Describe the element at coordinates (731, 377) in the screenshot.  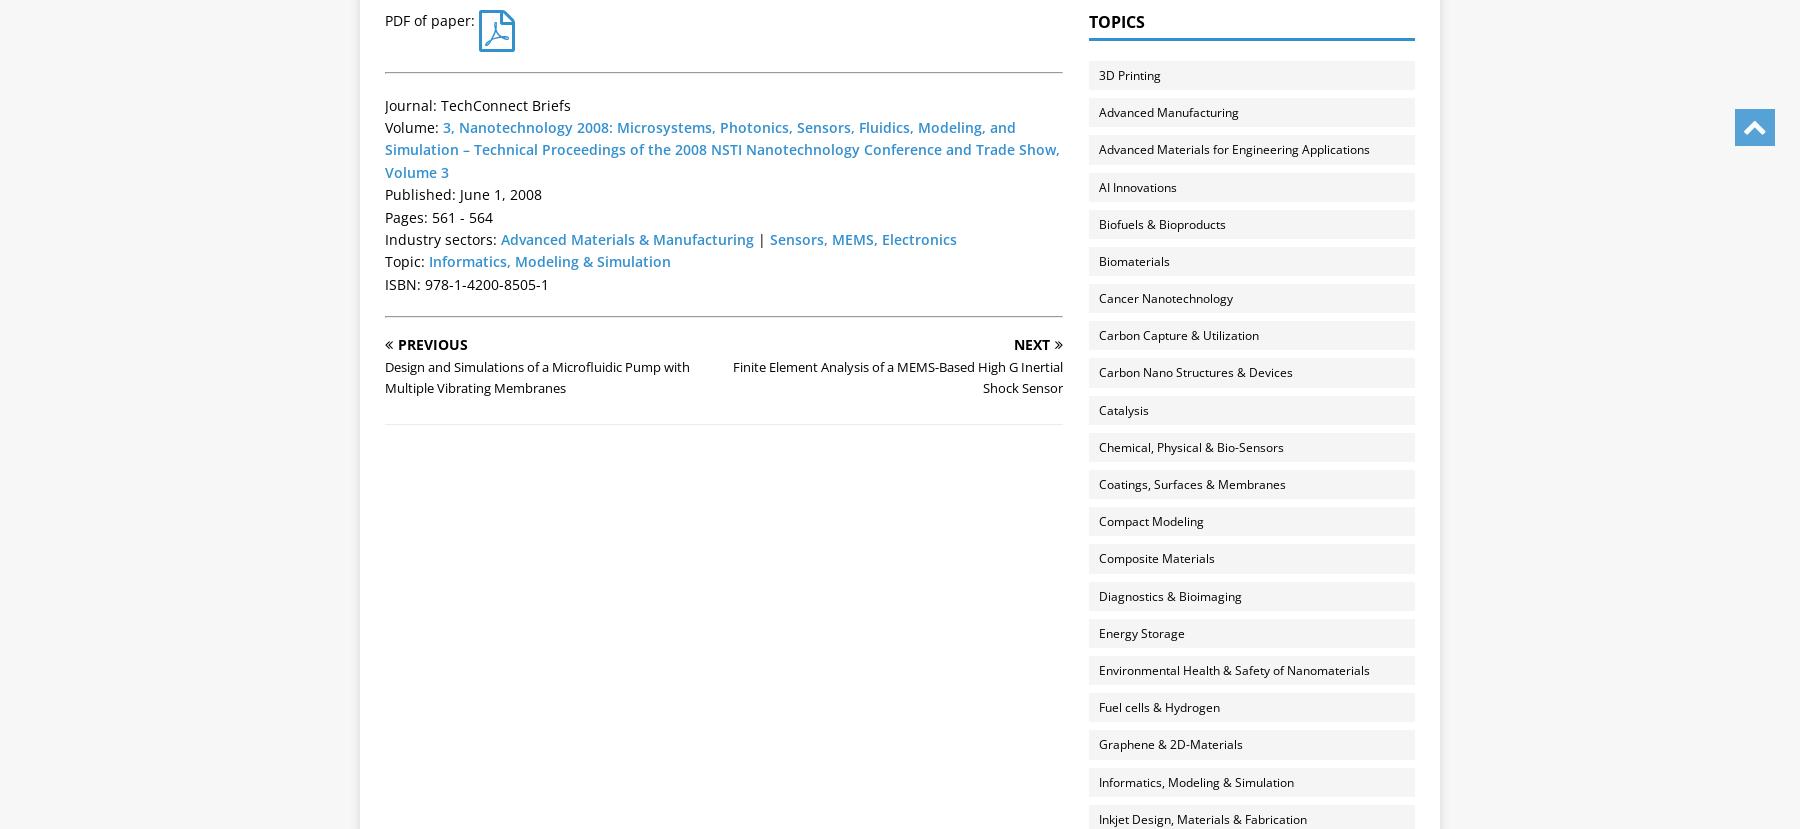
I see `'Finite Element Analysis of a MEMS-Based High G Inertial Shock Sensor'` at that location.